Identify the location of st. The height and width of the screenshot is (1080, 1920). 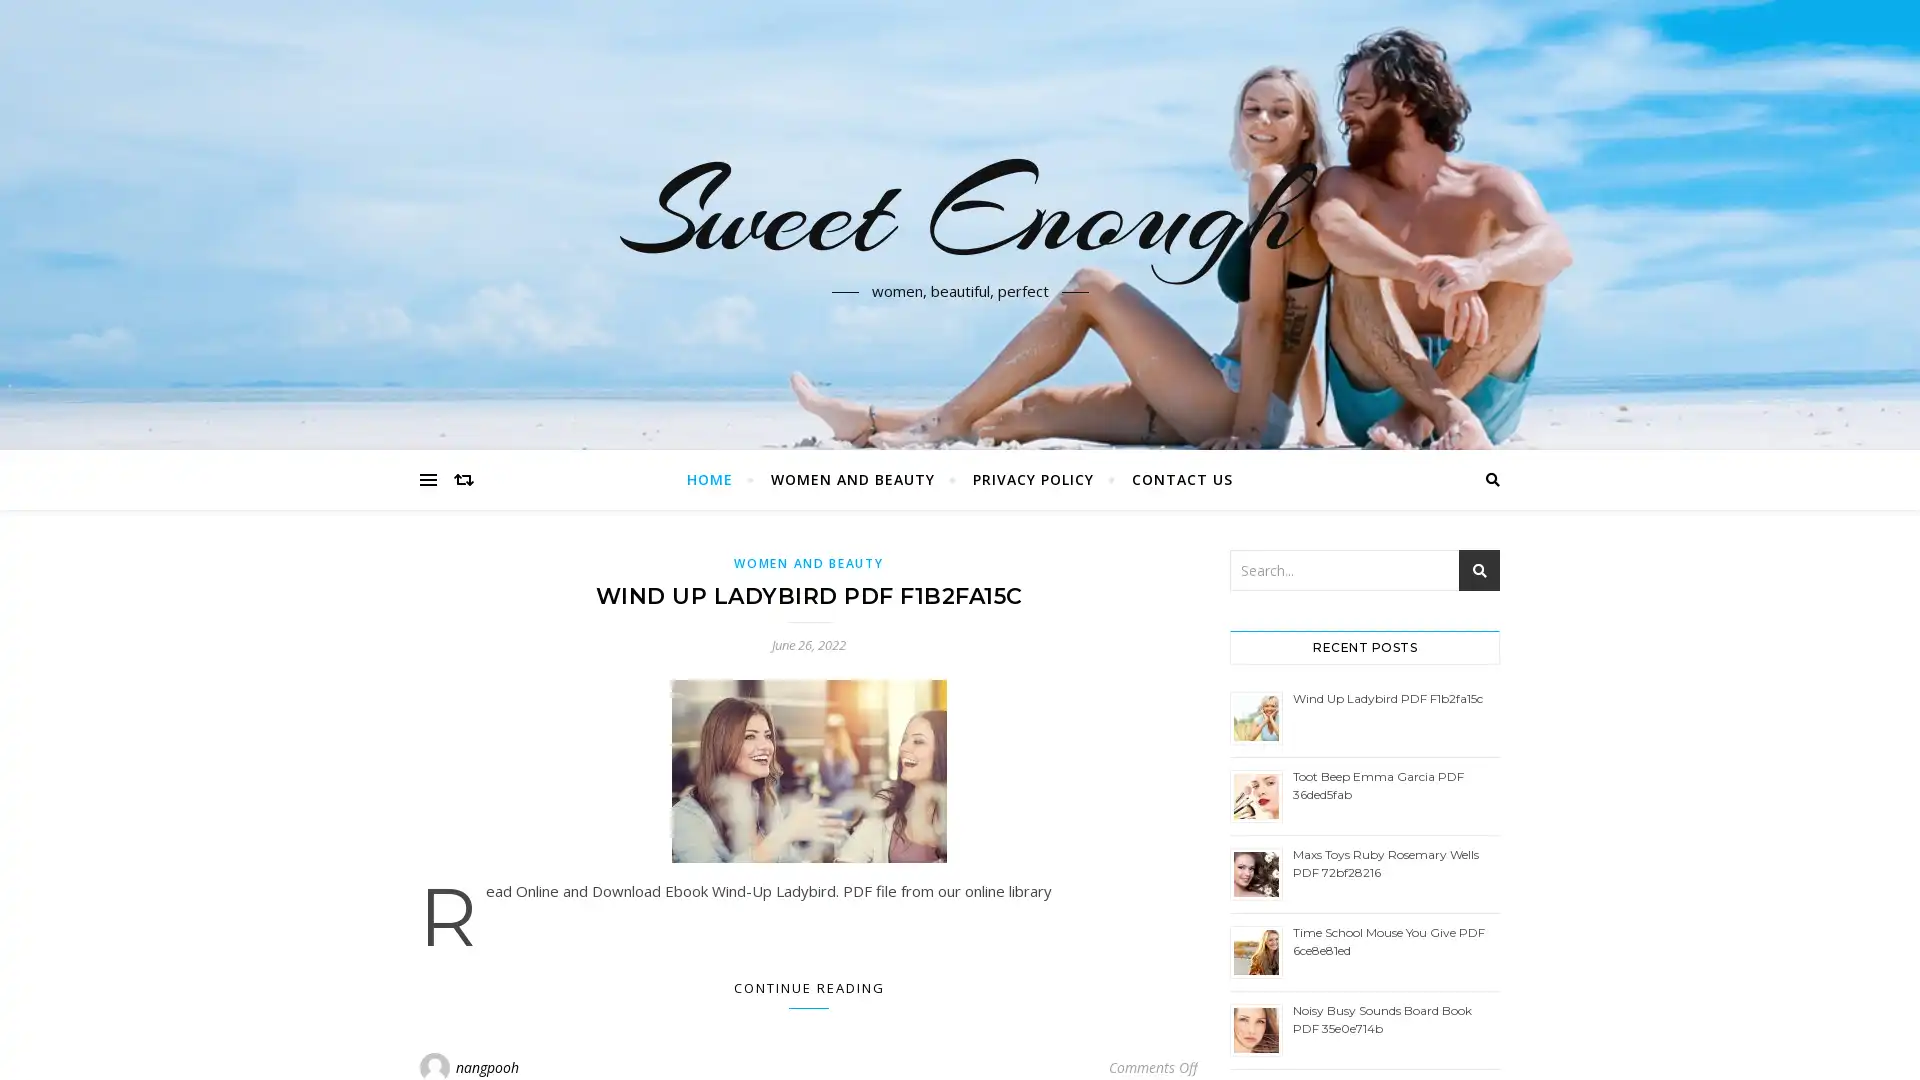
(1479, 570).